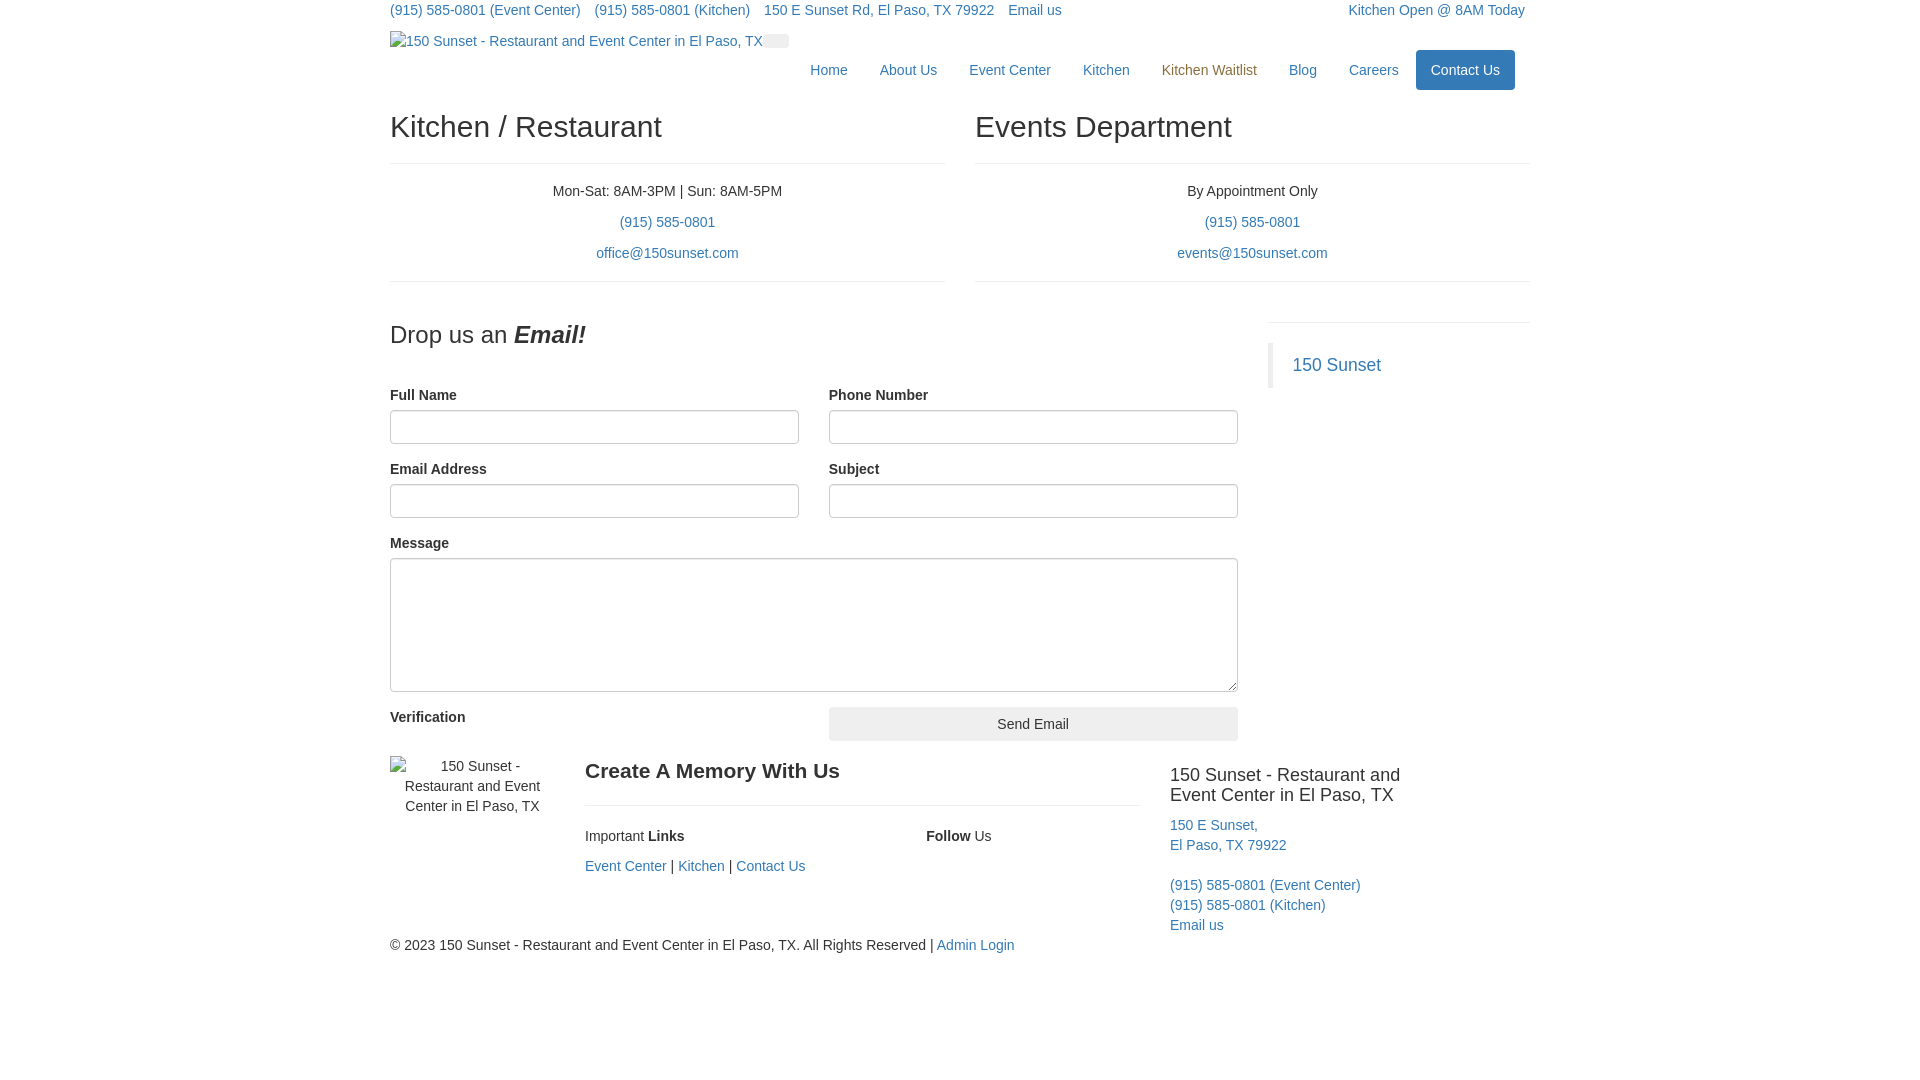  What do you see at coordinates (618, 222) in the screenshot?
I see `'(915) 585-0801'` at bounding box center [618, 222].